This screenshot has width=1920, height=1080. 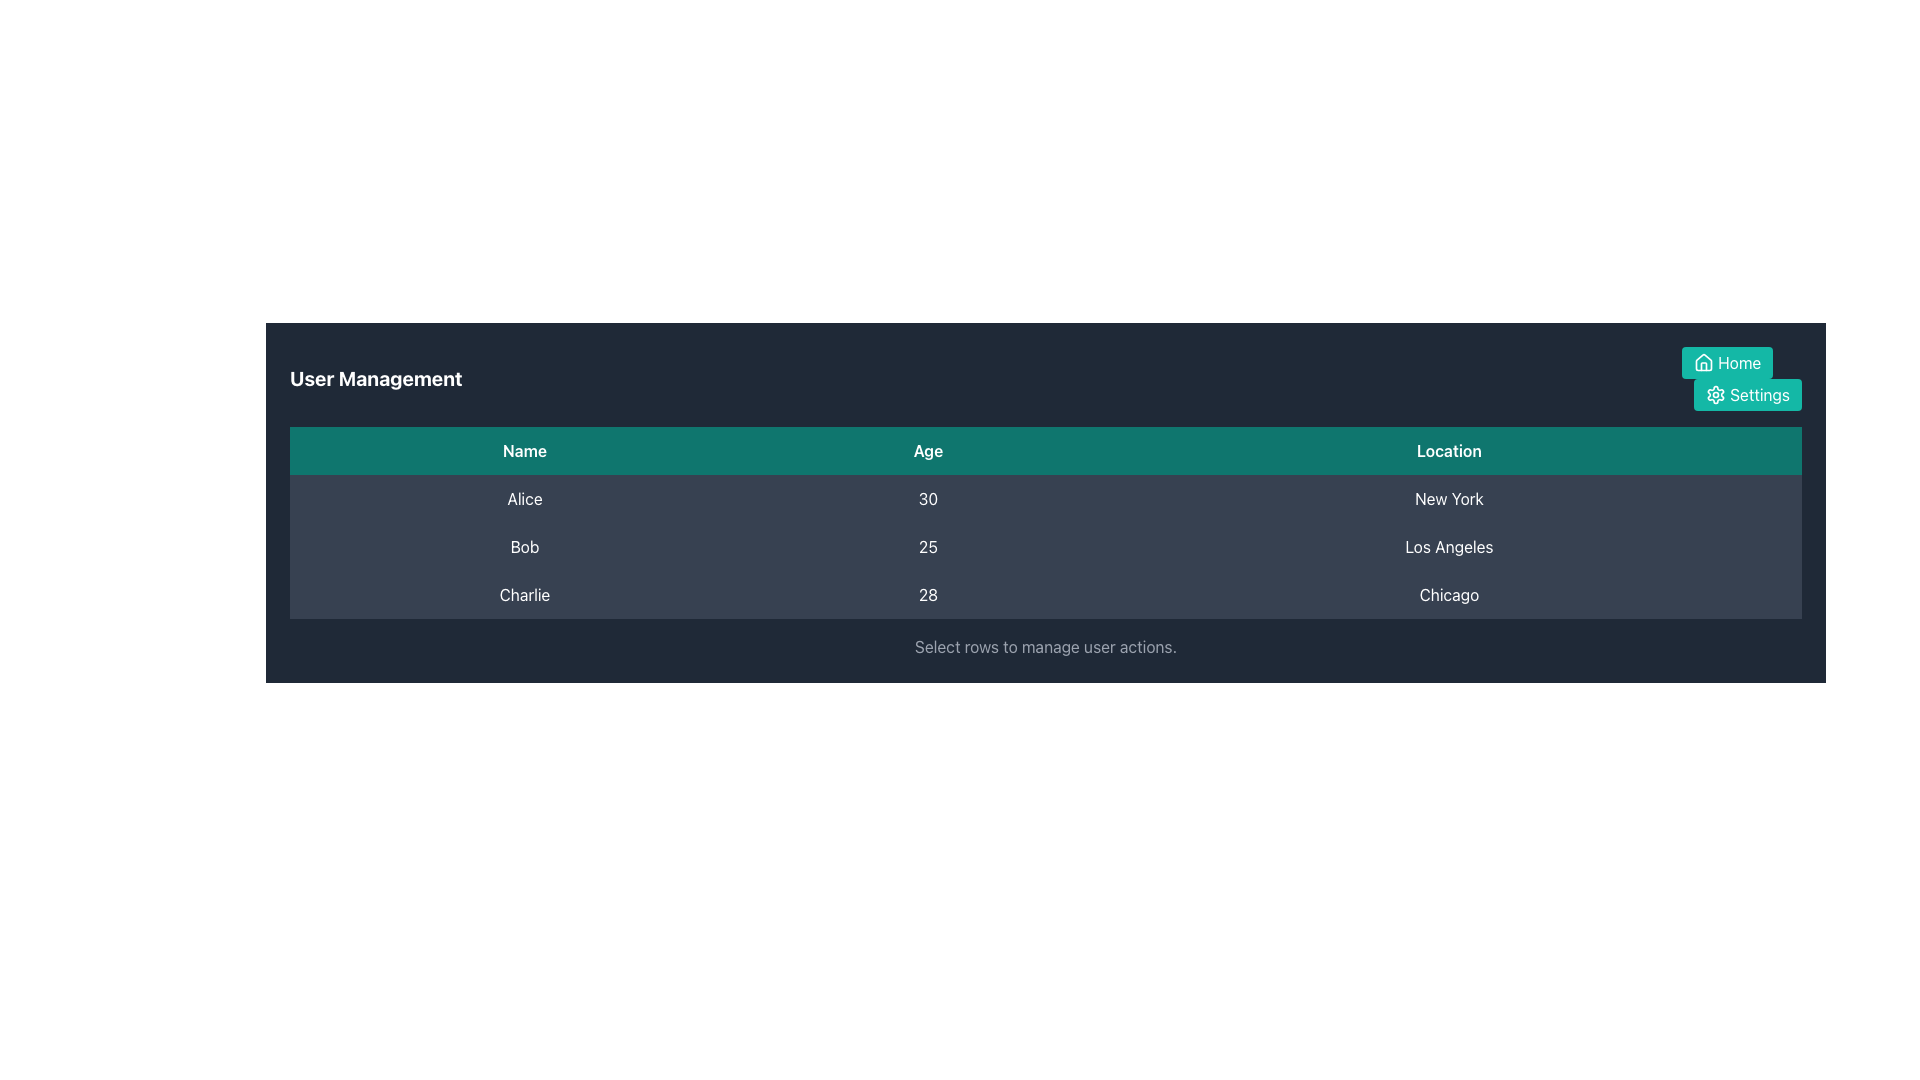 What do you see at coordinates (927, 451) in the screenshot?
I see `the 'Age' column header text label located between 'Name' and 'Location' in the header of the tabular layout` at bounding box center [927, 451].